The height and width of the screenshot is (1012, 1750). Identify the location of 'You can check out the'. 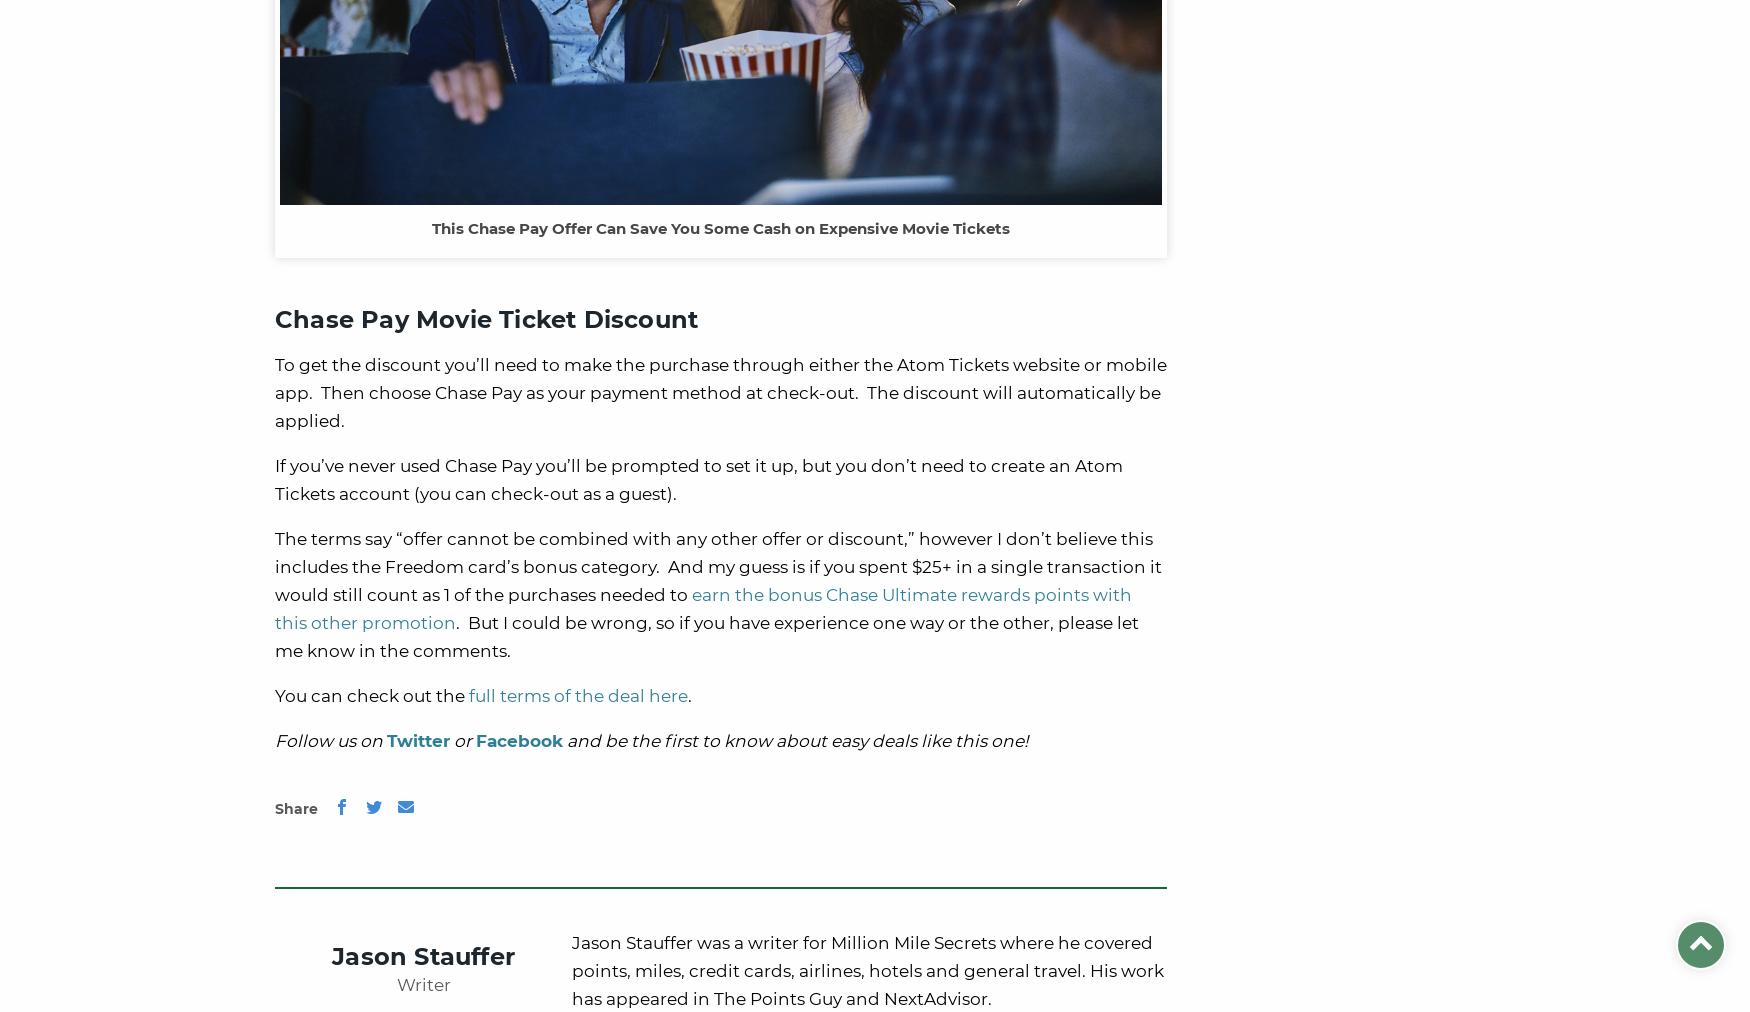
(372, 695).